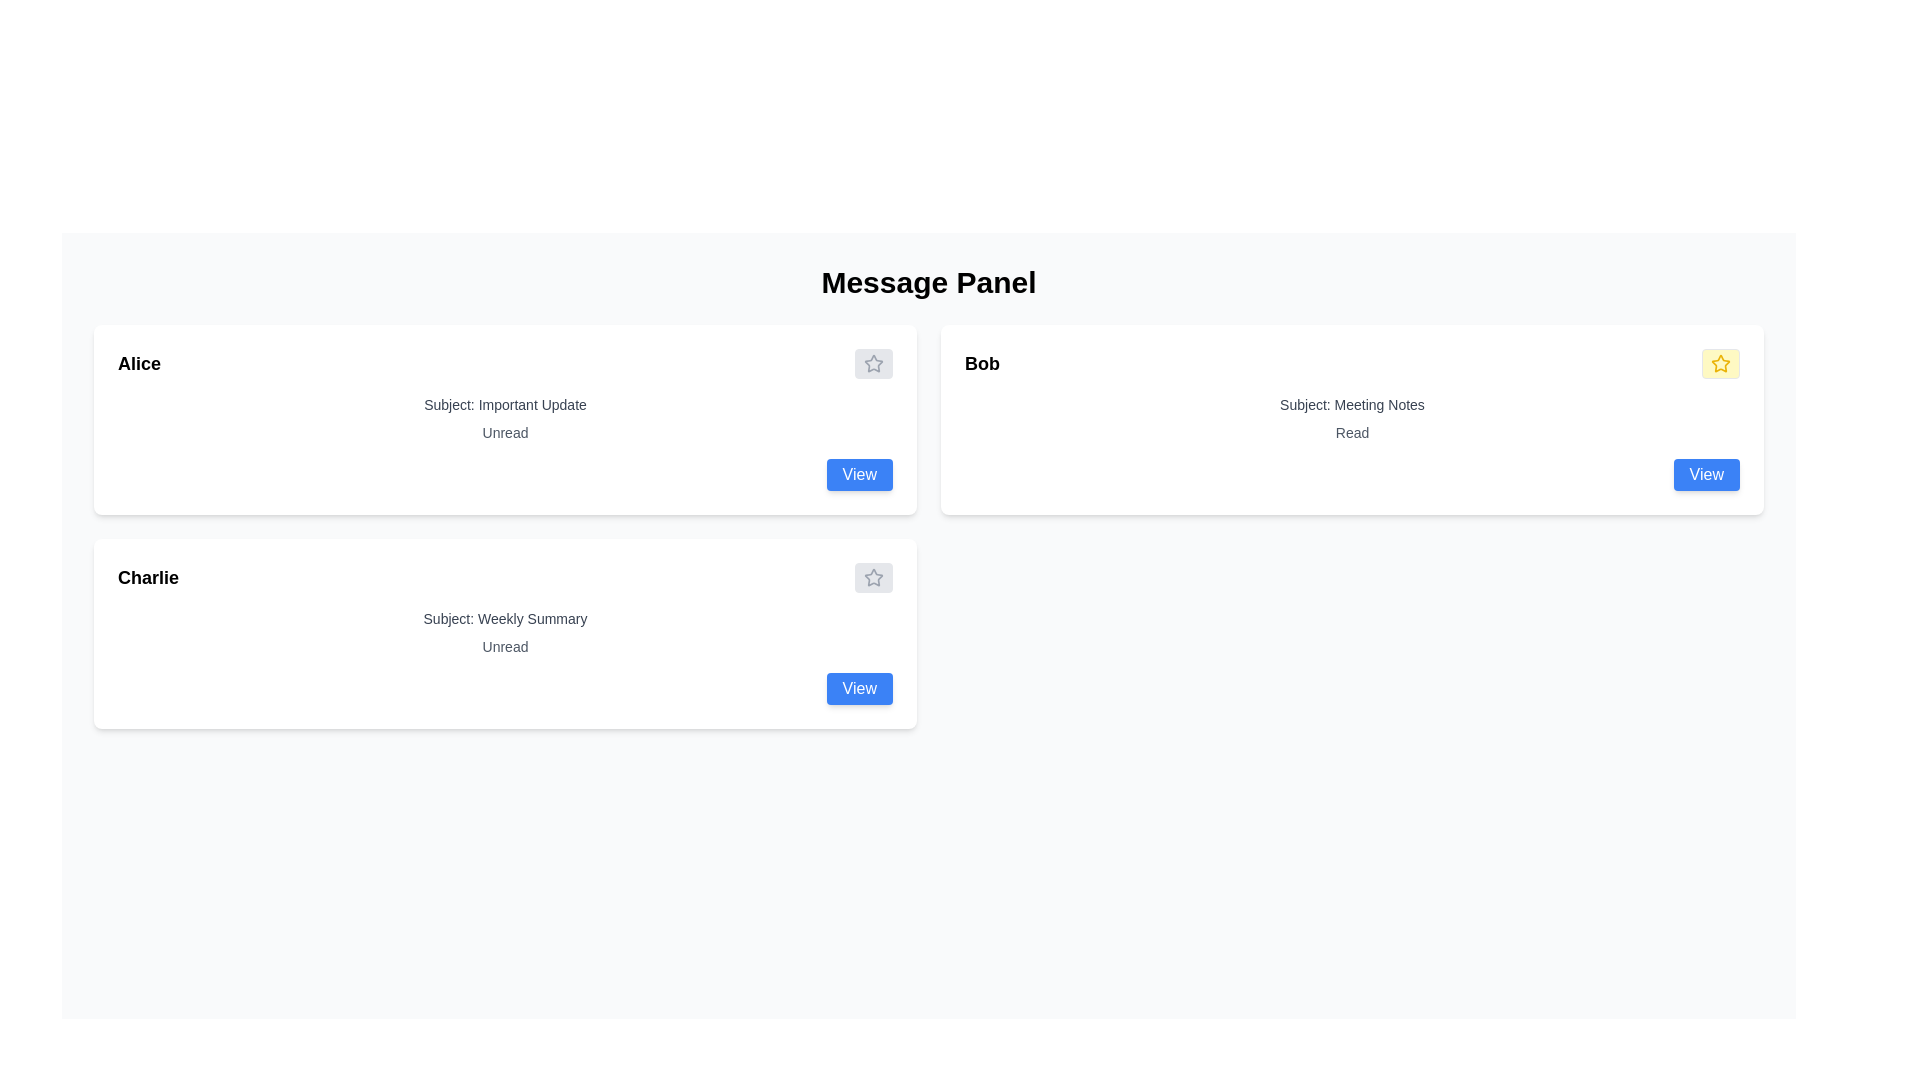 The height and width of the screenshot is (1080, 1920). I want to click on the text label that contains the word 'Unread', which is gray and positioned below the subject line 'Subject: Weekly Summary' and above the action button 'View', so click(505, 647).